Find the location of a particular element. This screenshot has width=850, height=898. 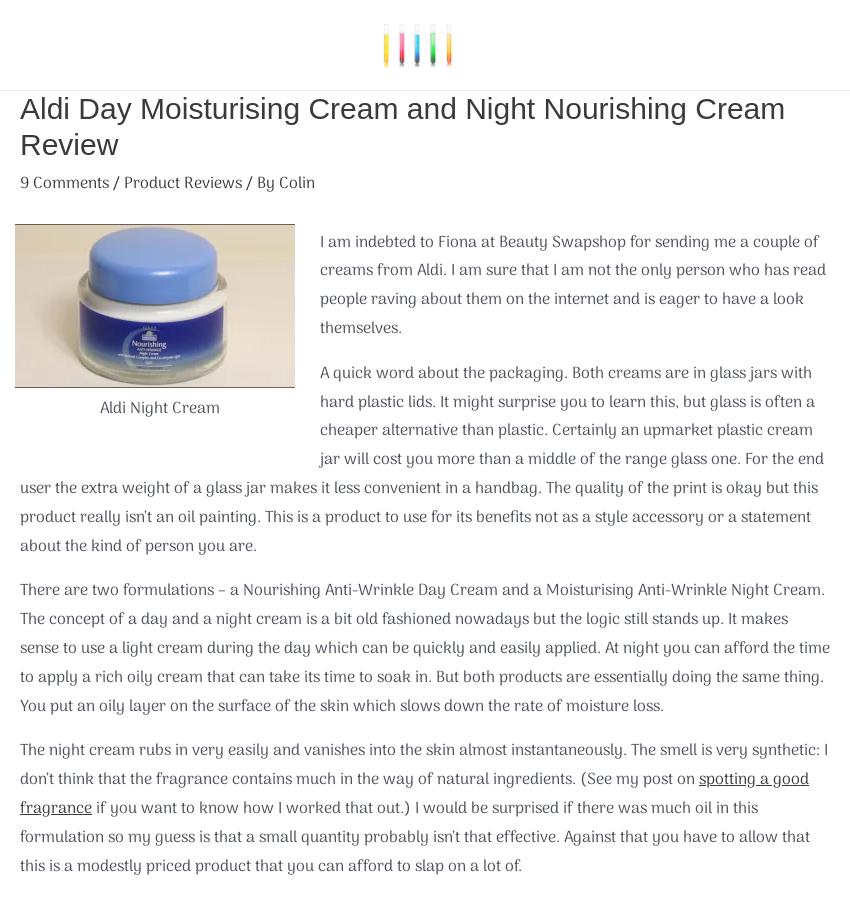

'There are two formulations – a Nourishing Anti-Wrinkle Day Cream and a Moisturising Anti-Wrinkle Night Cream. The concept of a day and a night cream is a bit old fashioned nowadays but the logic still stands up. It makes sense to use a light cream during the day which can be quickly and easily applied. At night you can afford the time to apply a rich oily cream that can take its time to soak in. But both products are essentially doing the same thing. You put an oily layer on the surface of the skin which slows down the rate of moisture loss.' is located at coordinates (18, 647).